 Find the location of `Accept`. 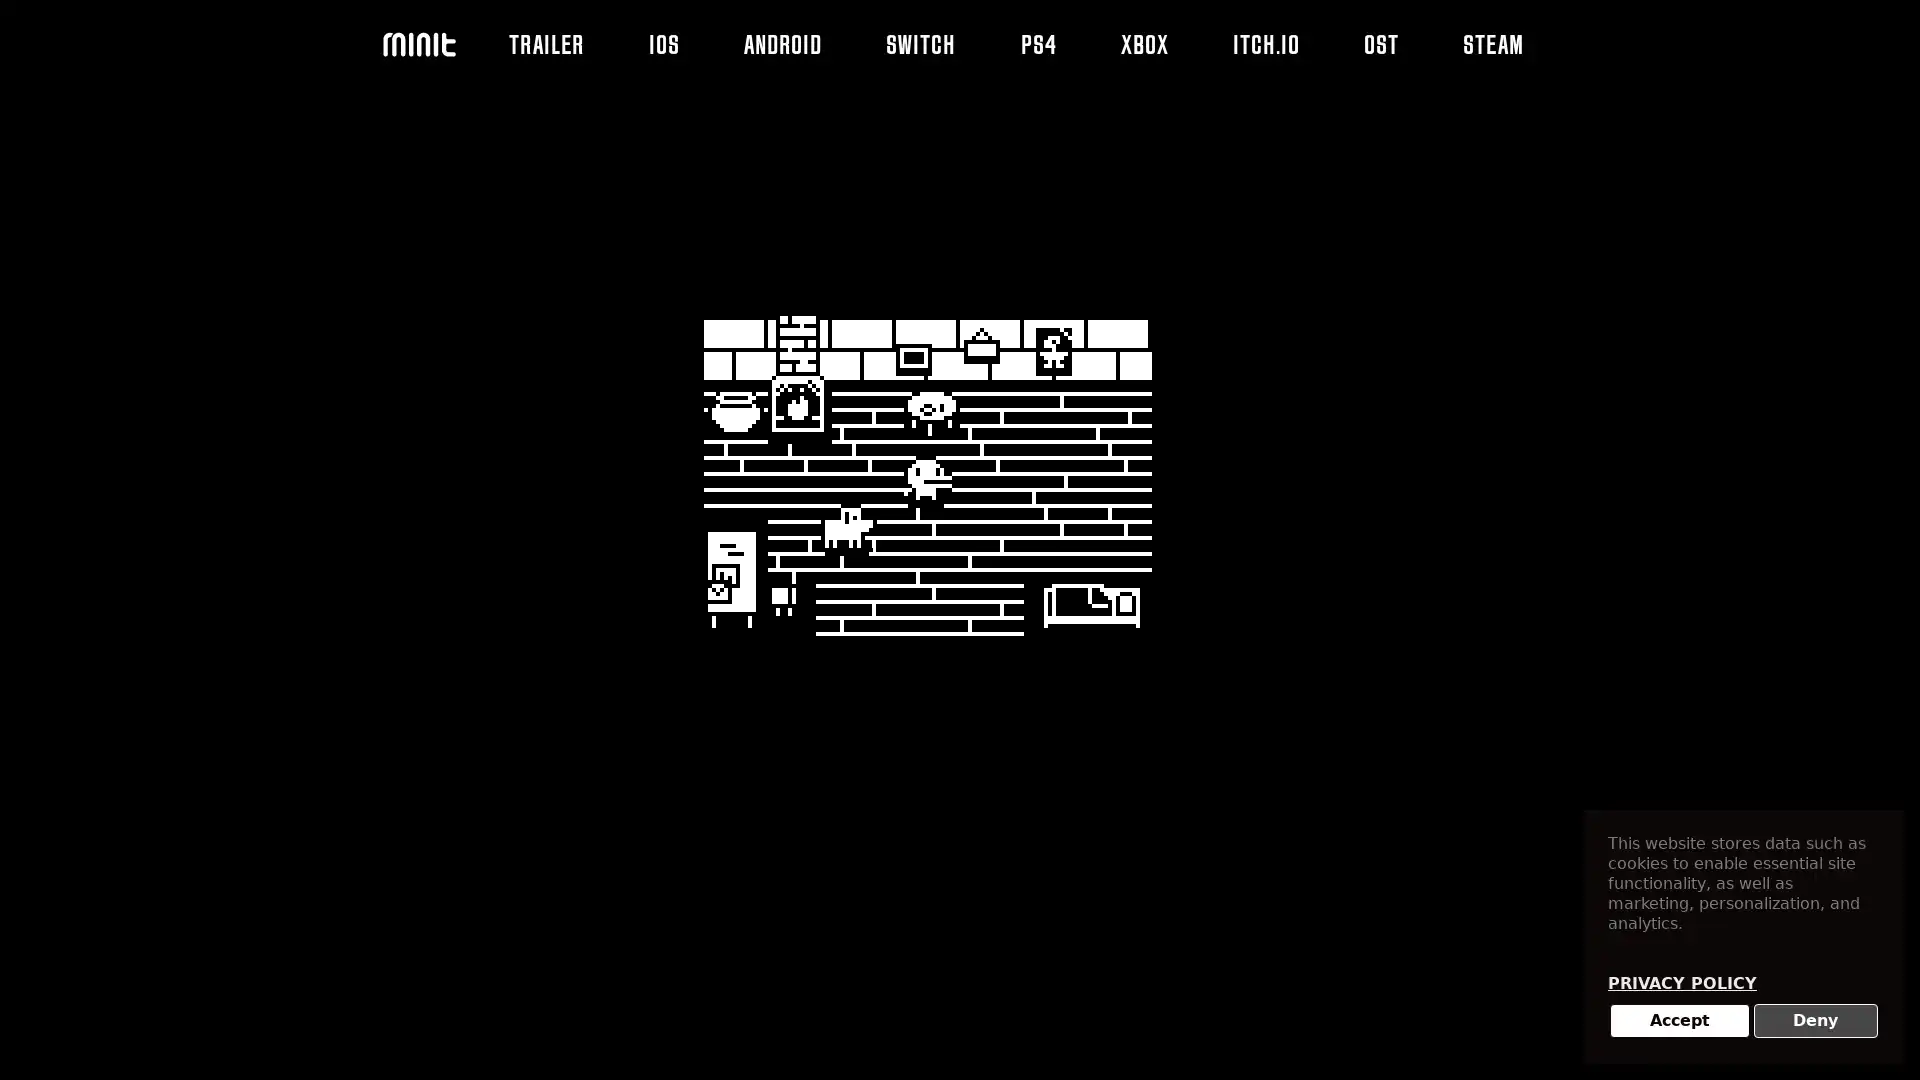

Accept is located at coordinates (1679, 1021).